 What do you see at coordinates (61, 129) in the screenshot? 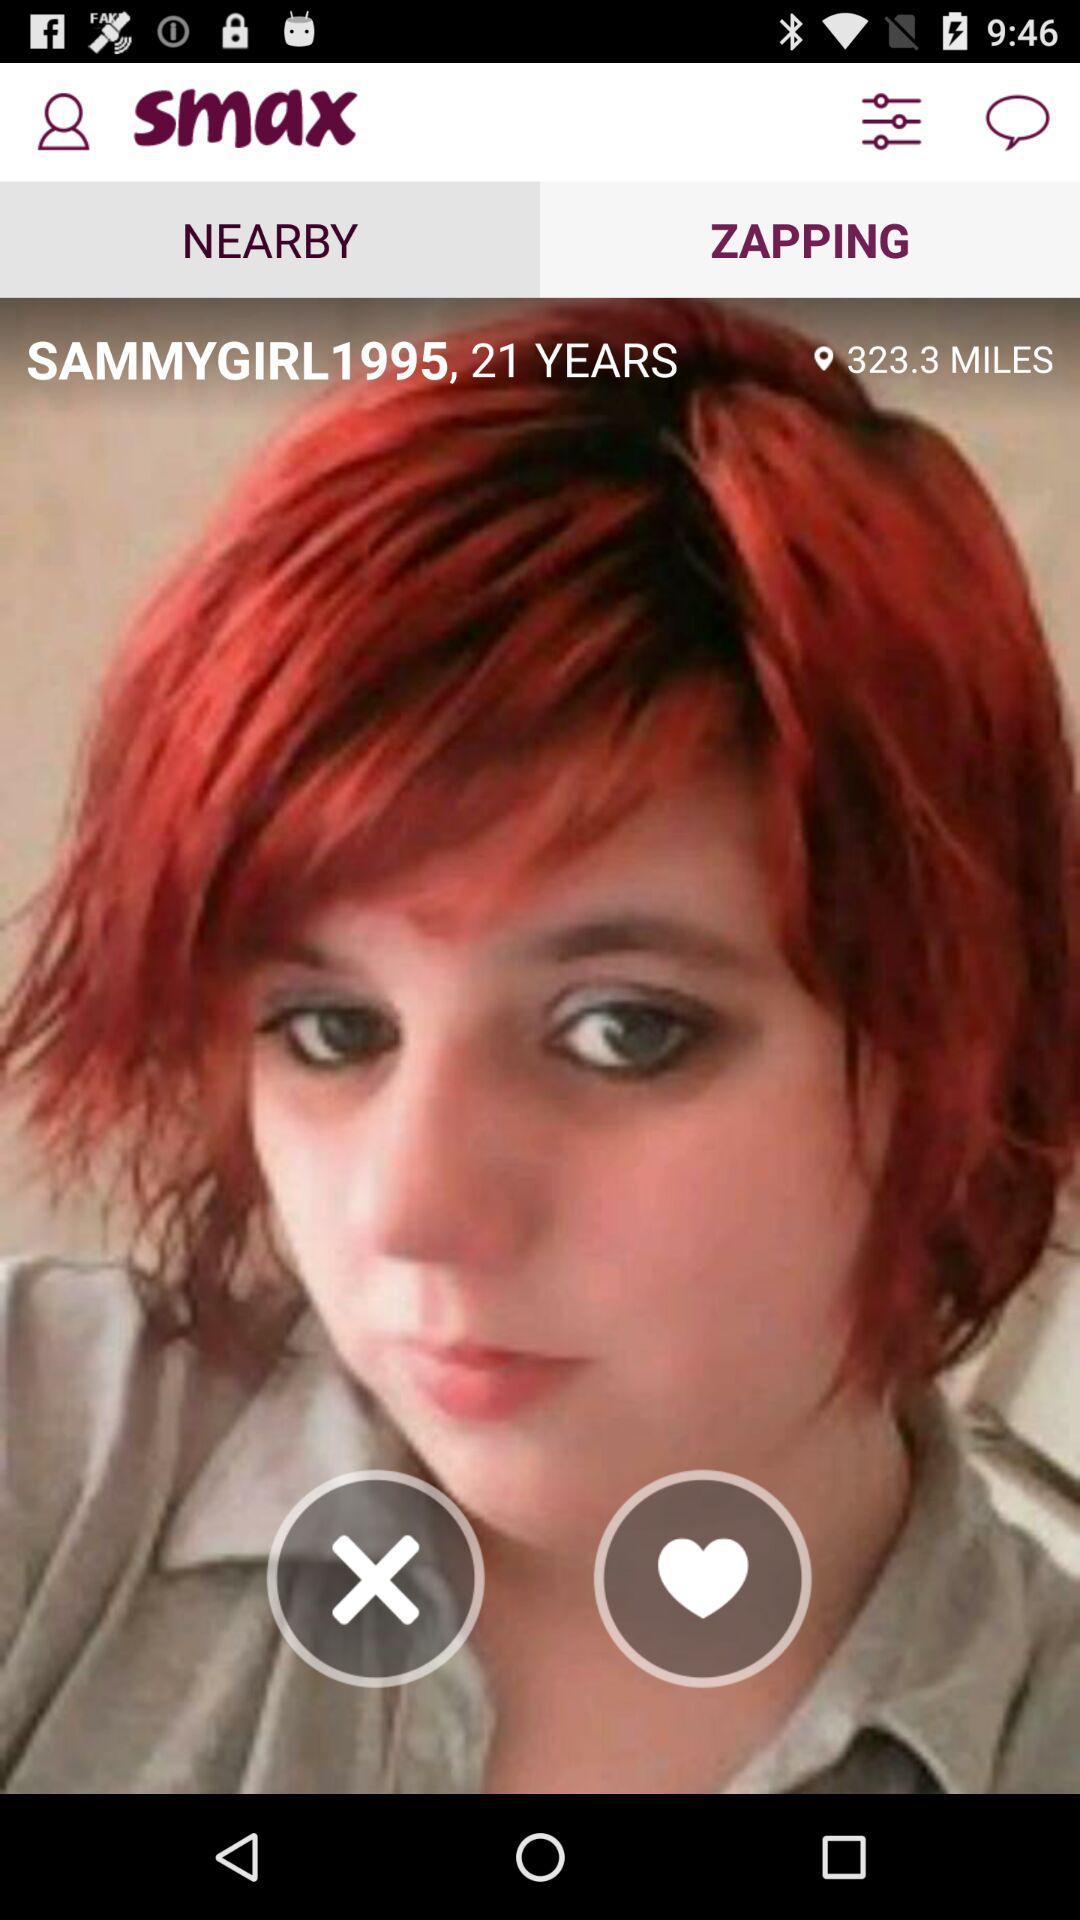
I see `the avatar icon` at bounding box center [61, 129].